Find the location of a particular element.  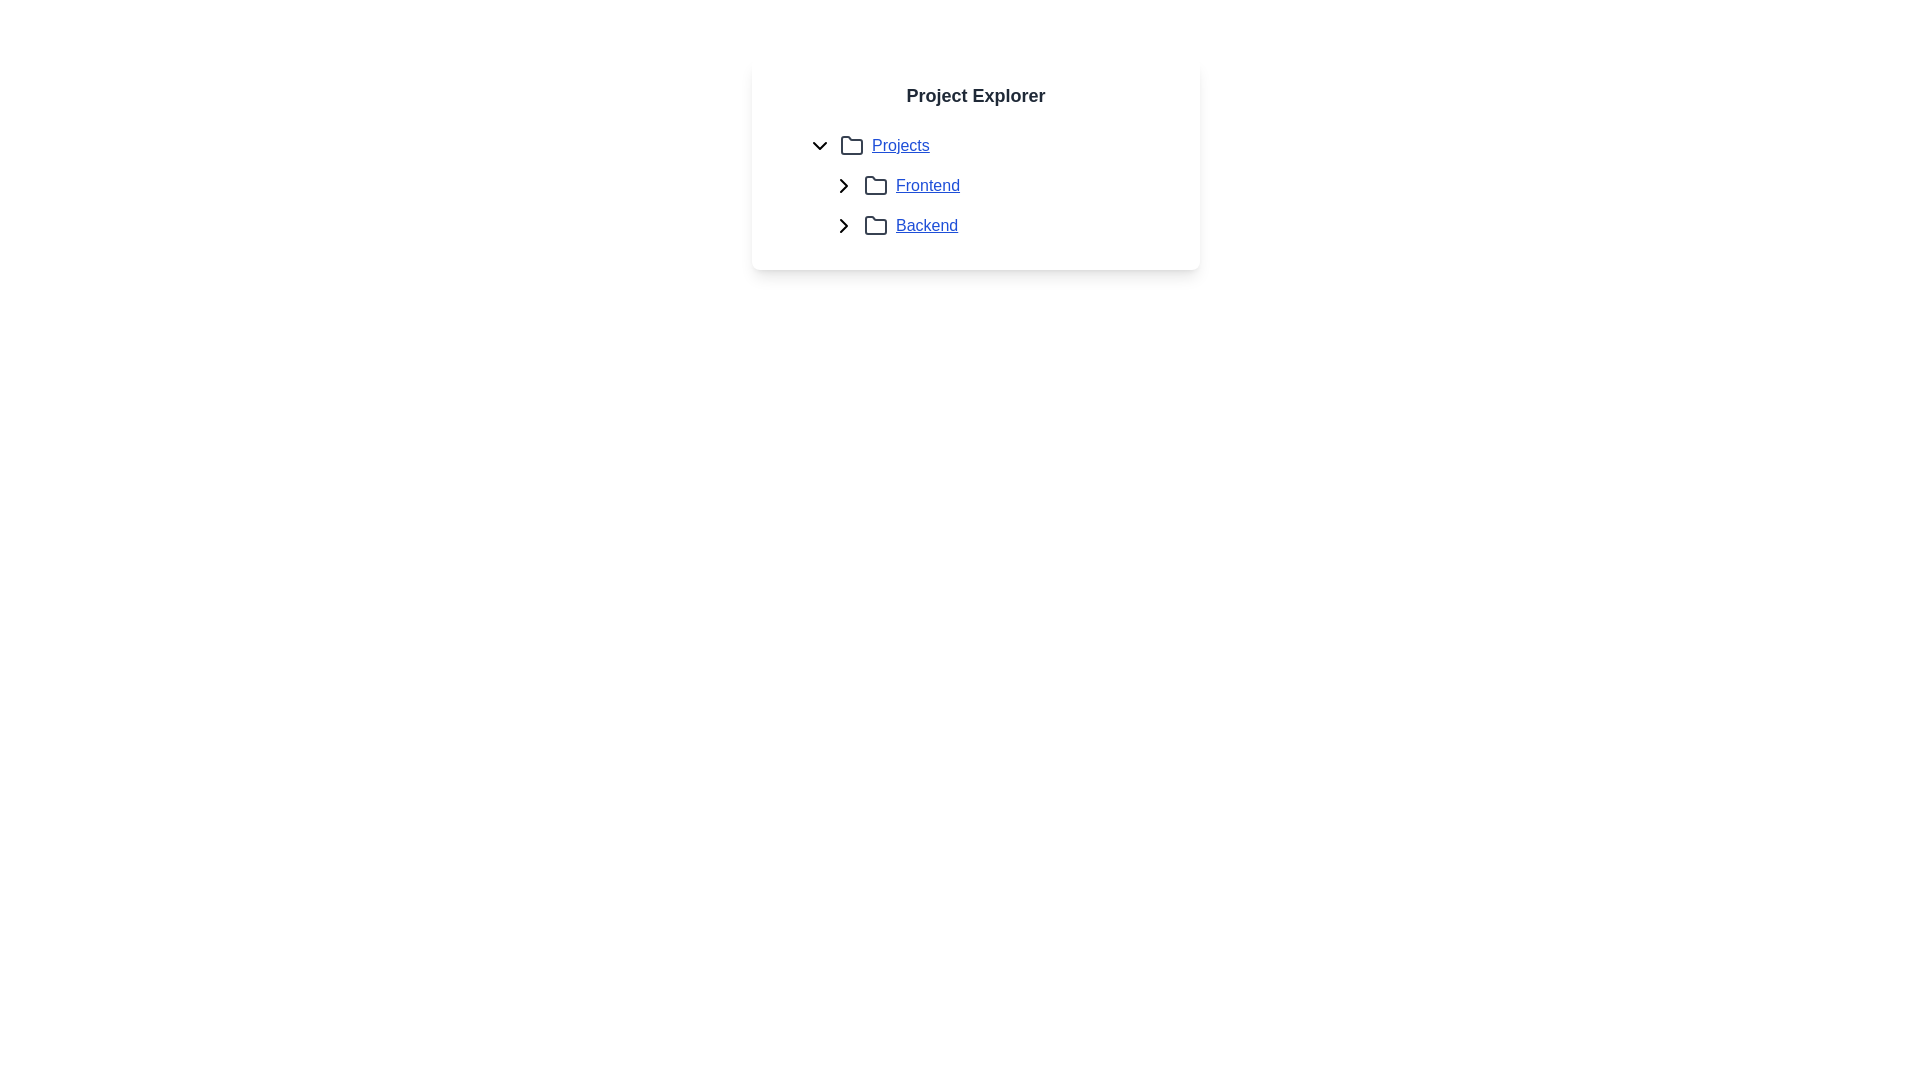

the hyperlink labeled 'Frontend' located beneath the 'Projects' link in the 'Project Explorer' section is located at coordinates (988, 185).